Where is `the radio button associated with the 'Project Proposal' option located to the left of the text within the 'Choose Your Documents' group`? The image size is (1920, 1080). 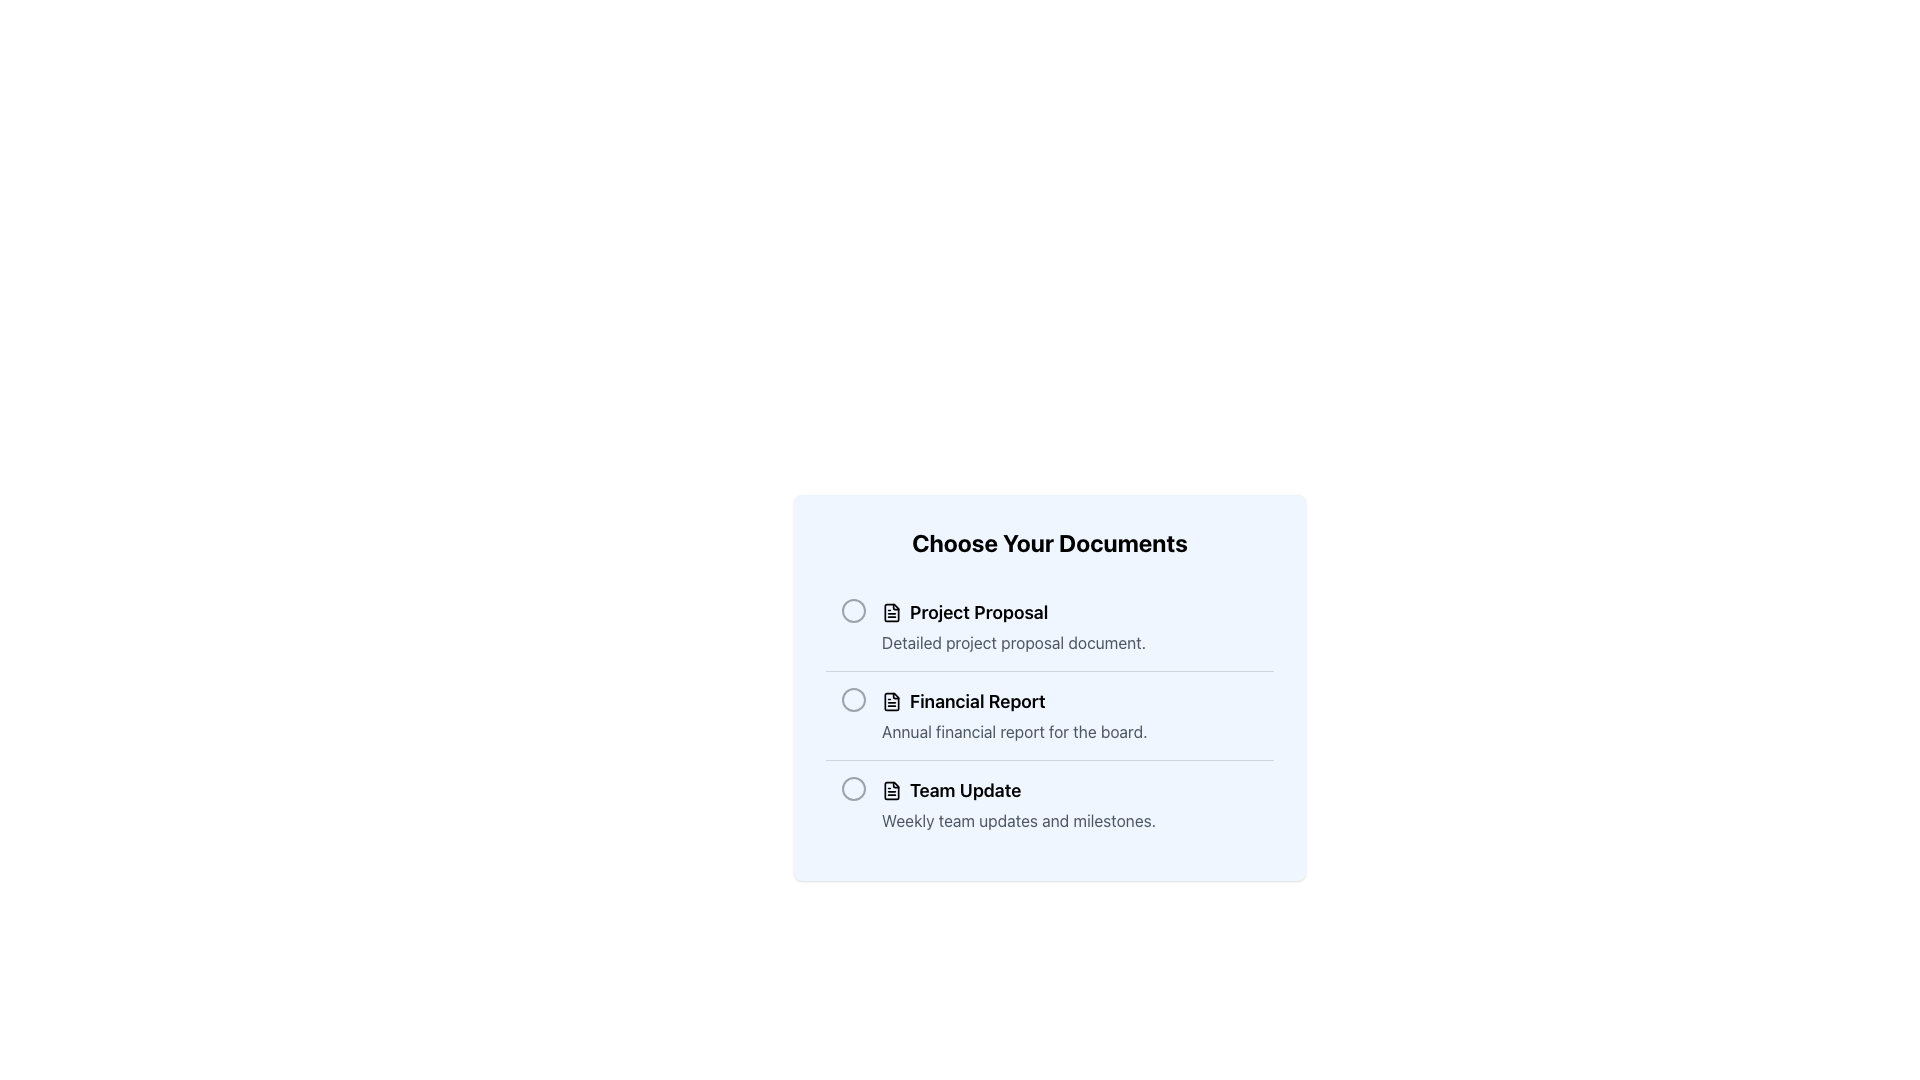 the radio button associated with the 'Project Proposal' option located to the left of the text within the 'Choose Your Documents' group is located at coordinates (854, 609).